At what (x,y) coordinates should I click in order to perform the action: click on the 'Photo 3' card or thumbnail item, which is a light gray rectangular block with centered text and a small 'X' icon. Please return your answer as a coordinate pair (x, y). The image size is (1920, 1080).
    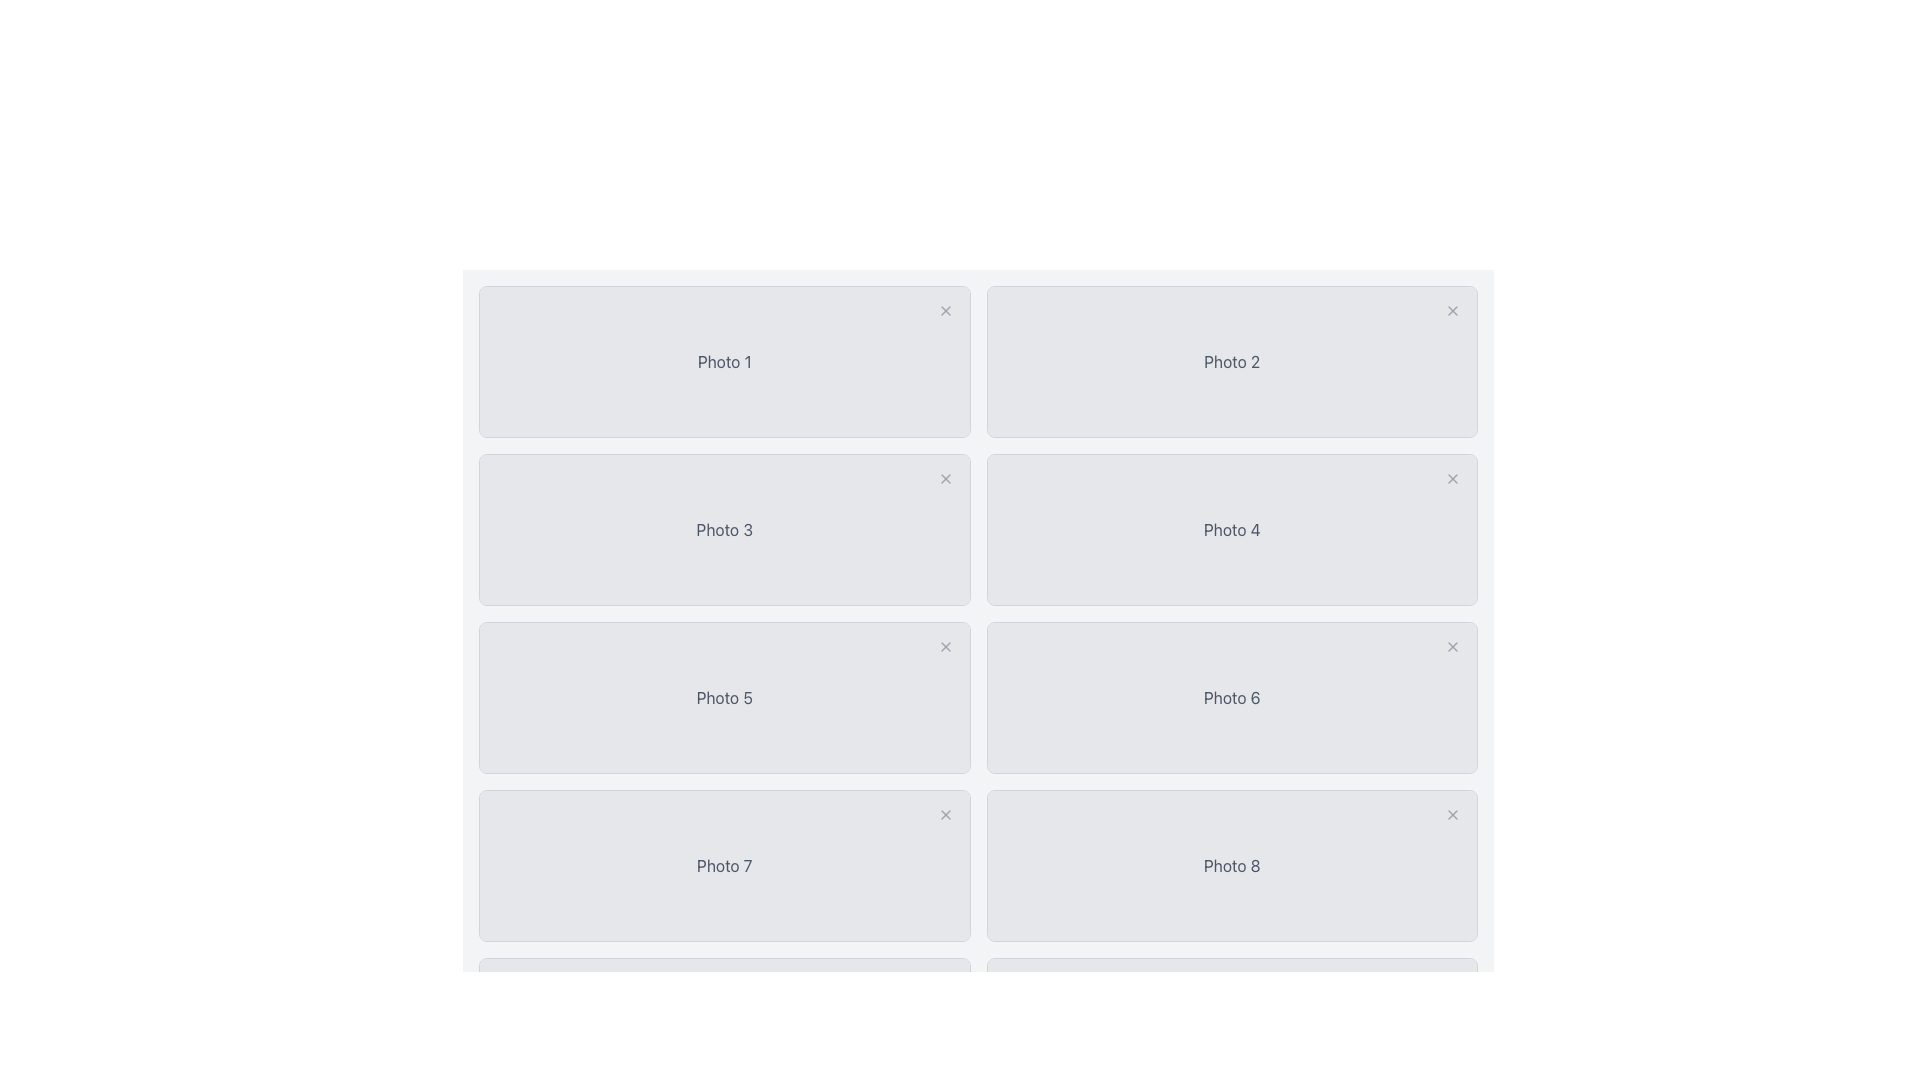
    Looking at the image, I should click on (723, 528).